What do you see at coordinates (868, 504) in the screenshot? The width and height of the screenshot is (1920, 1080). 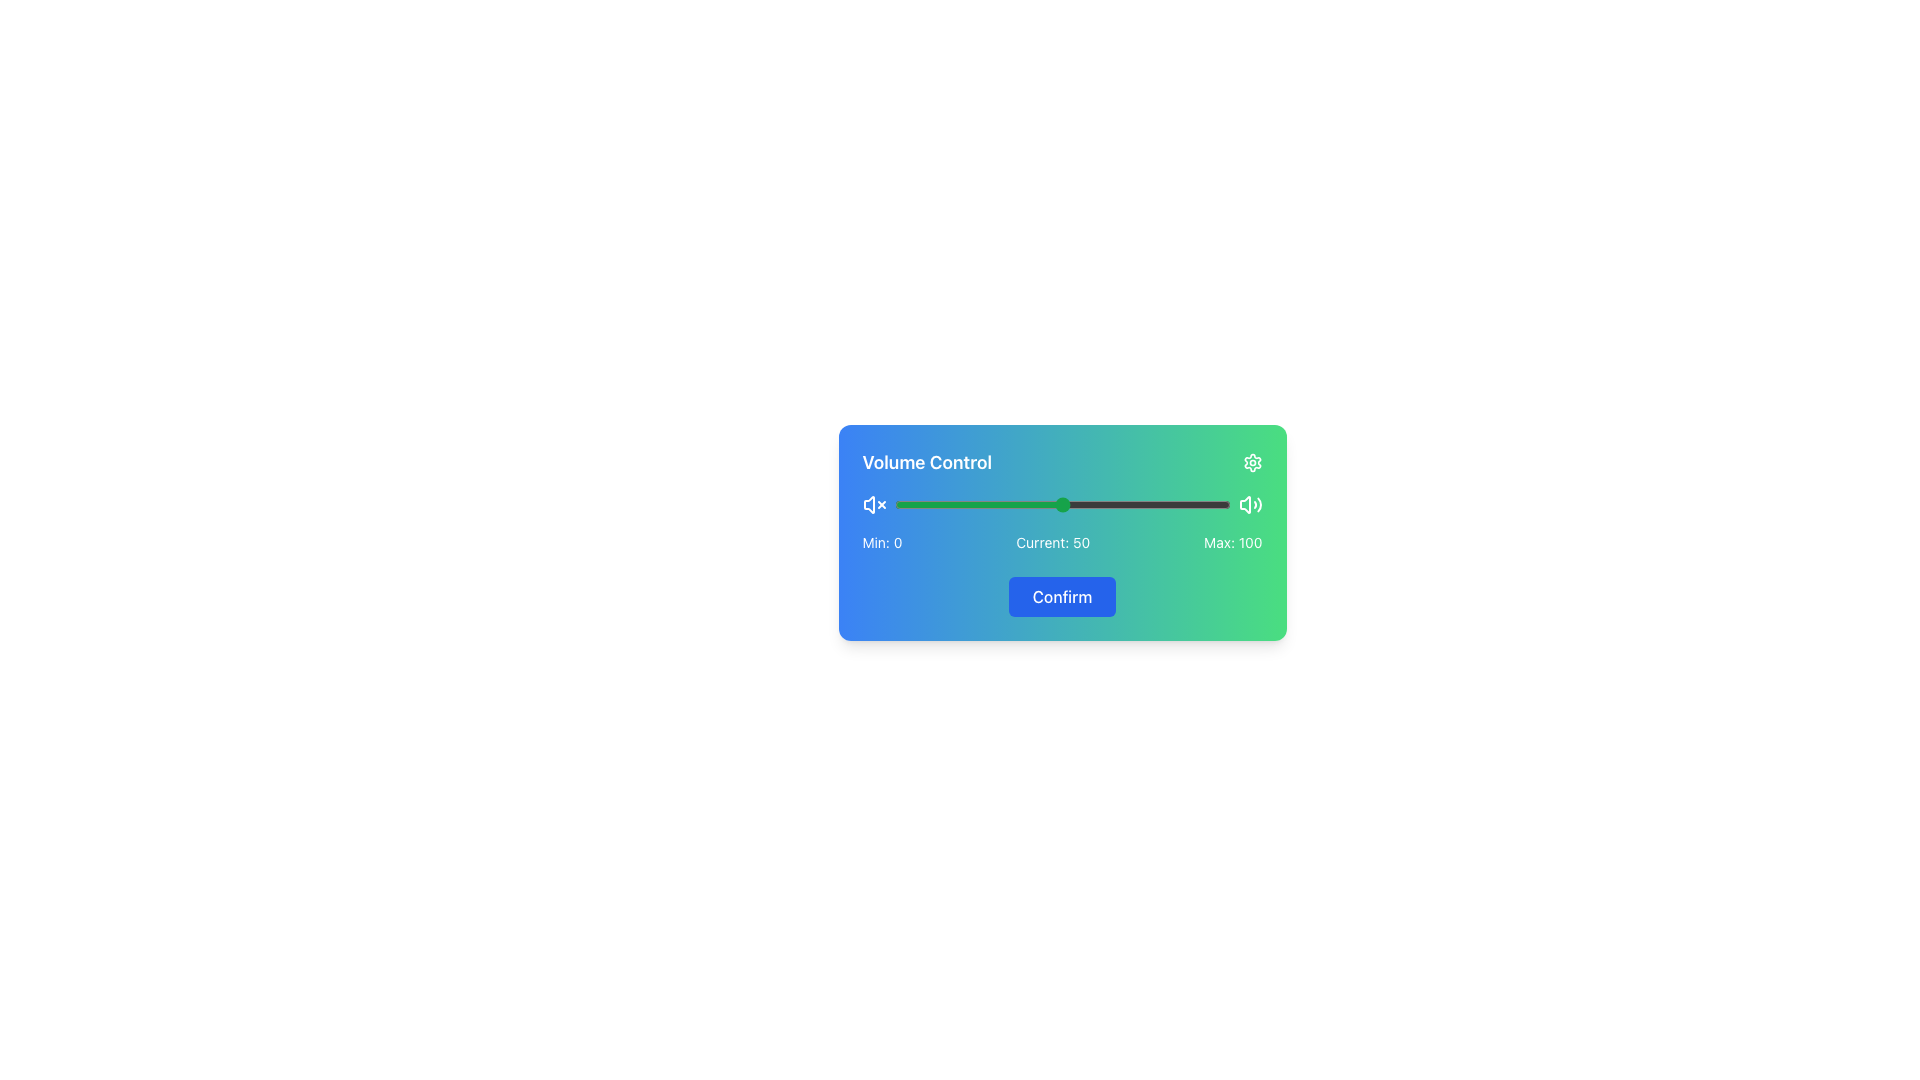 I see `the speaker icon with a cross mark located in the top-left corner of the volume control panel` at bounding box center [868, 504].